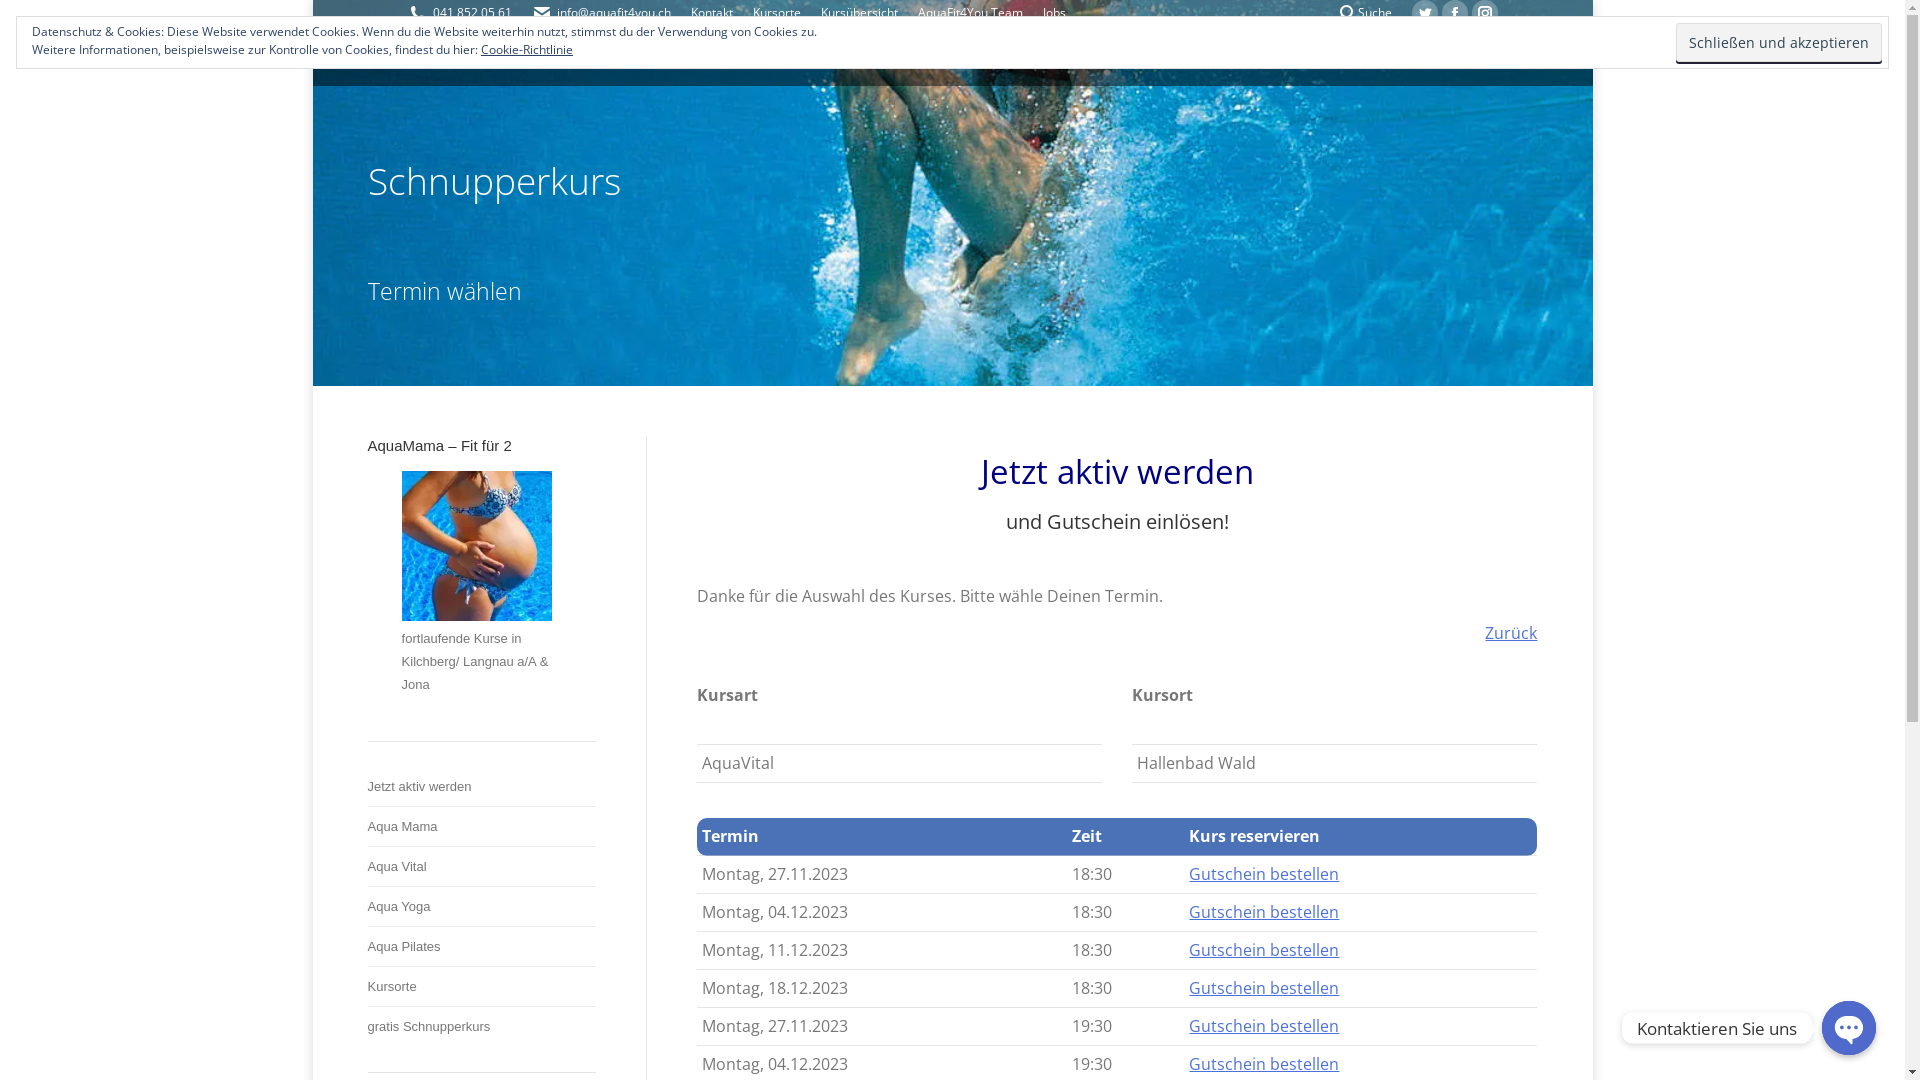 This screenshot has height=1080, width=1920. What do you see at coordinates (527, 48) in the screenshot?
I see `'Cookie-Richtlinie'` at bounding box center [527, 48].